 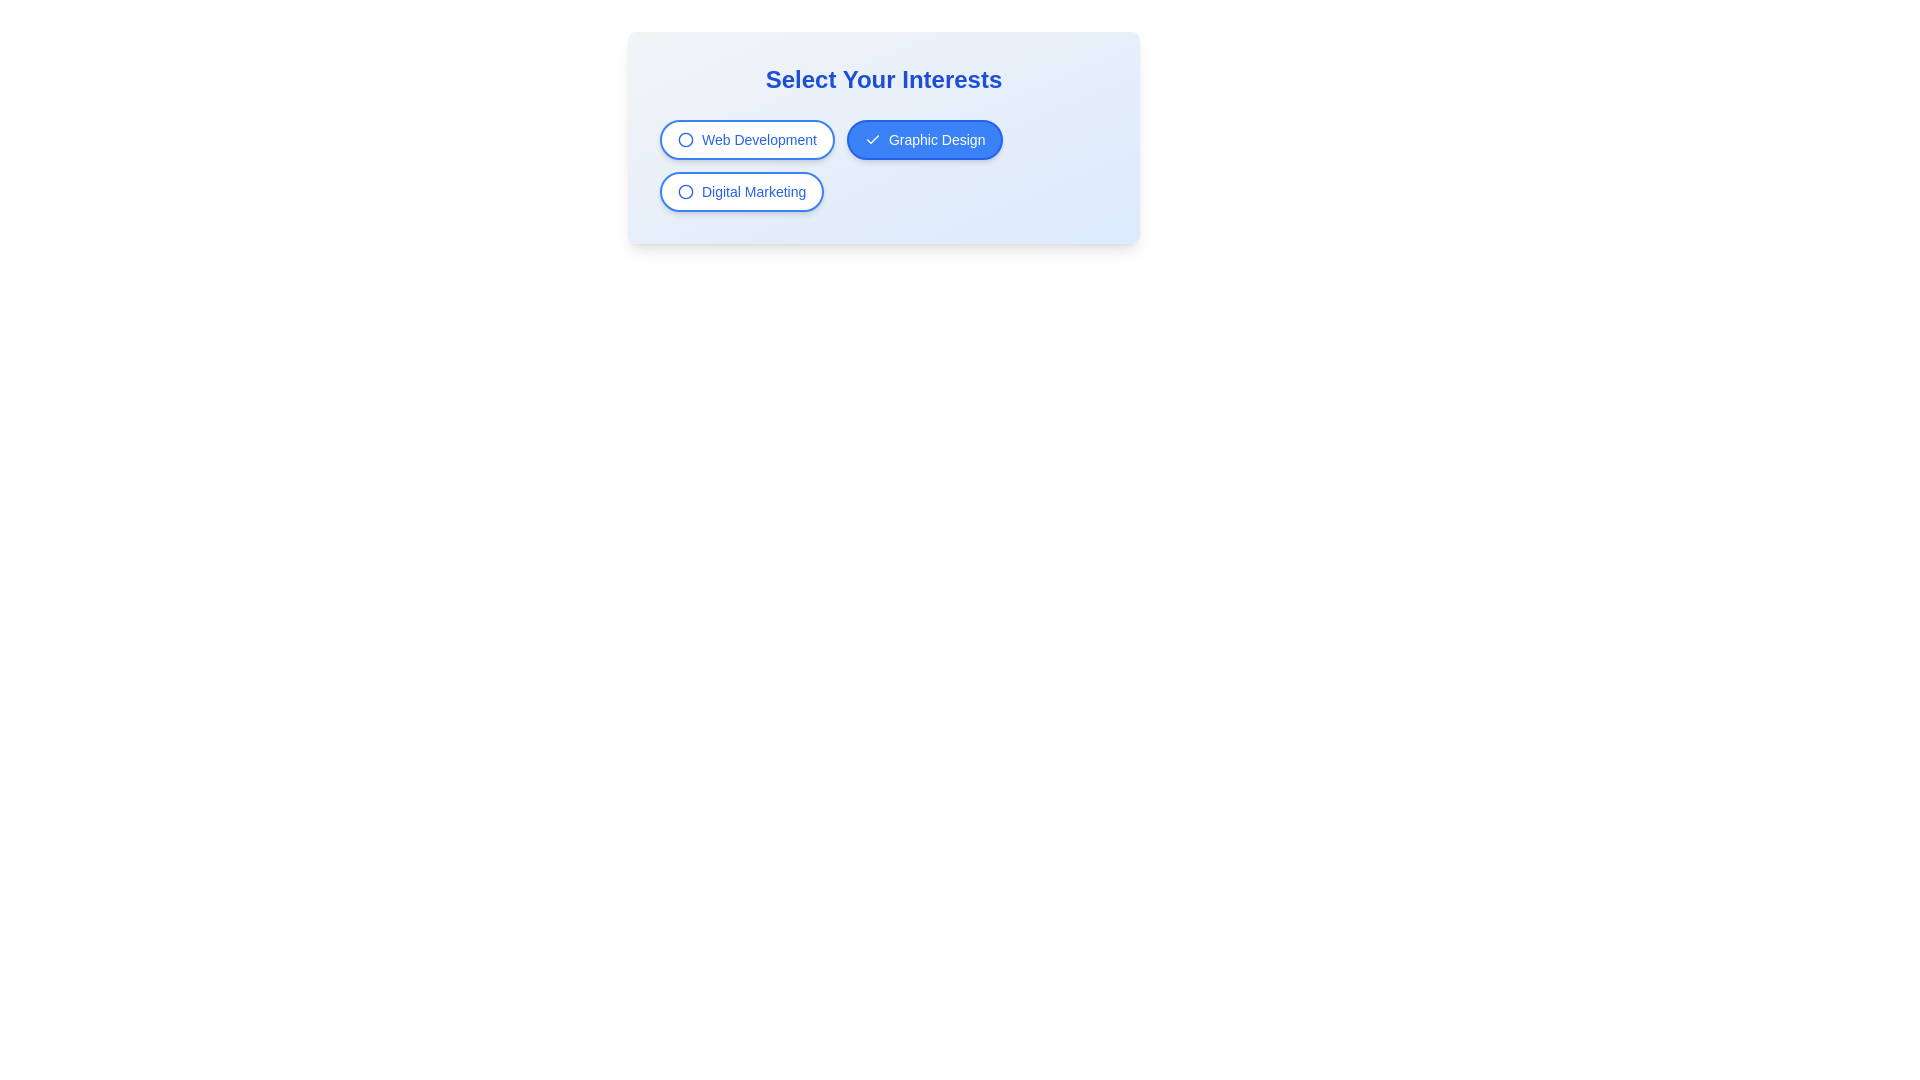 I want to click on the filter chip labeled Graphic Design to toggle its state, so click(x=924, y=138).